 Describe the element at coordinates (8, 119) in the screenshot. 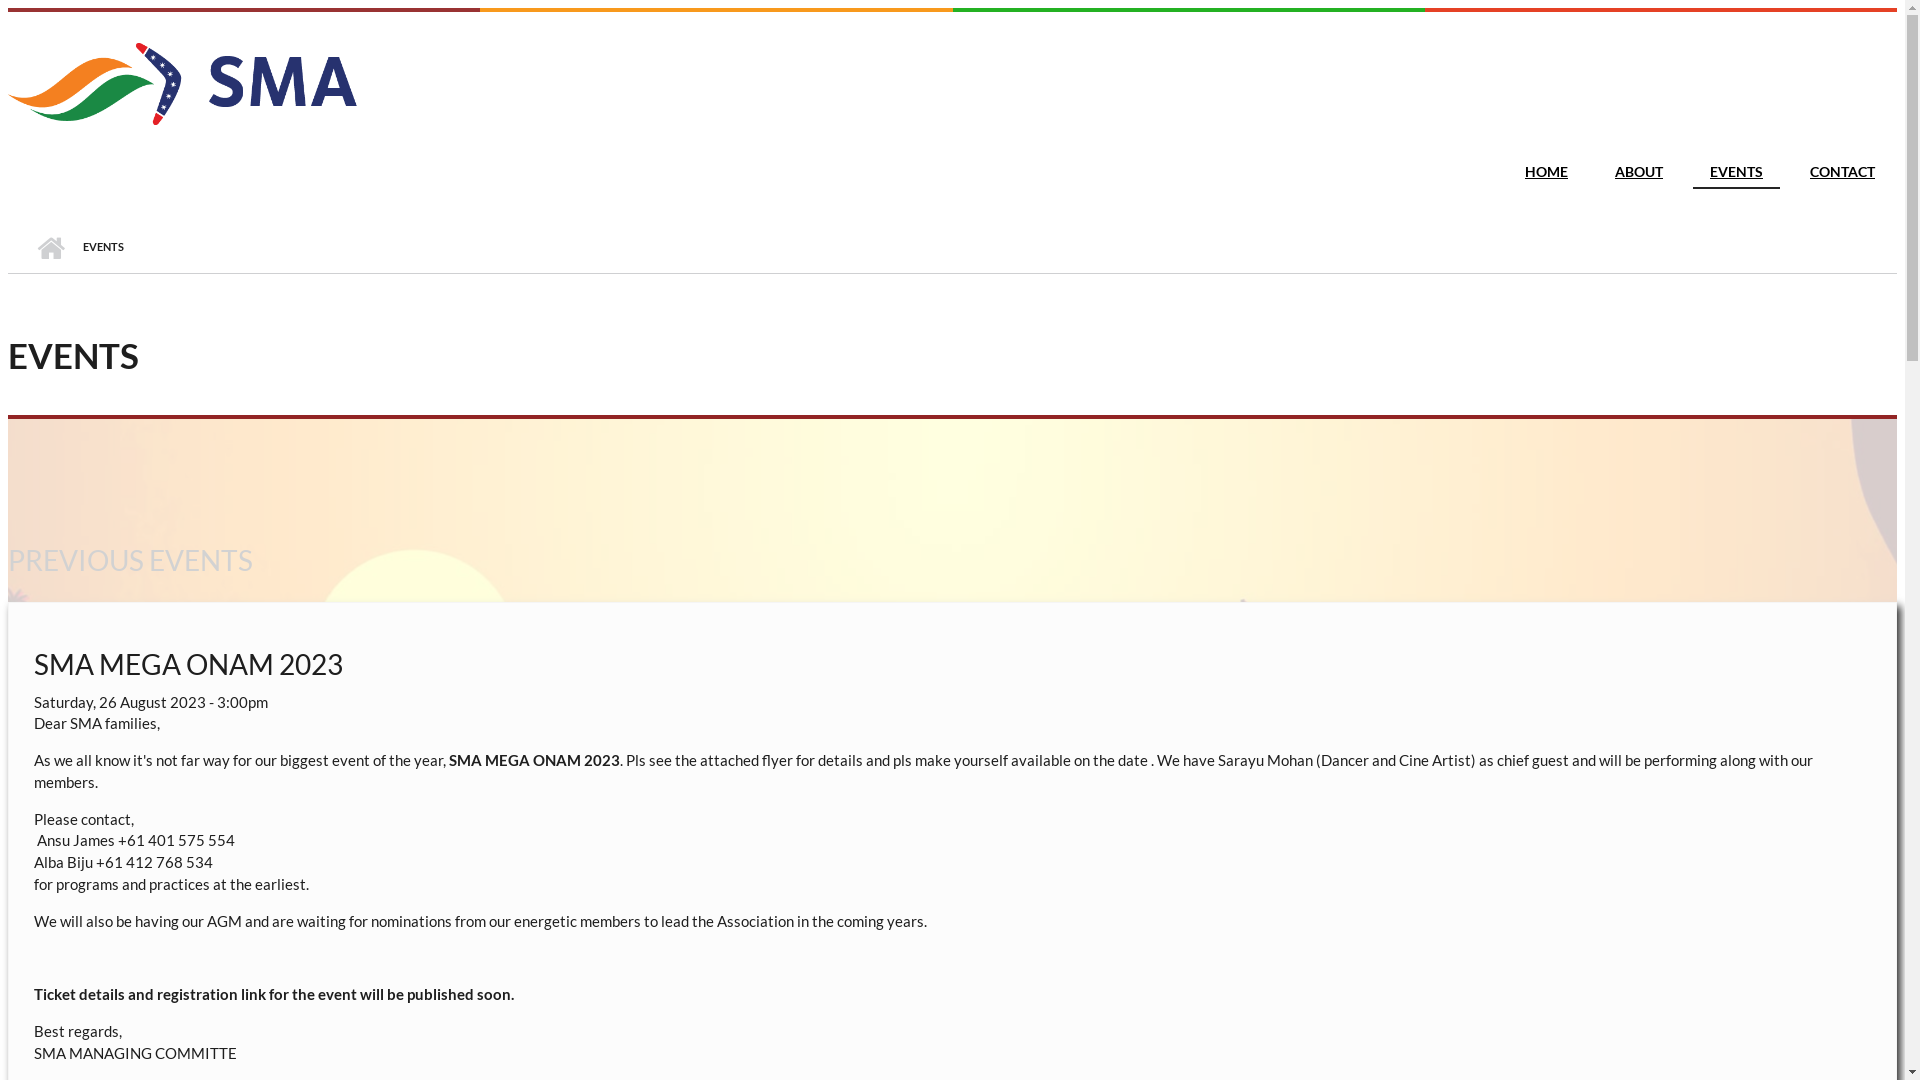

I see `'Home'` at that location.